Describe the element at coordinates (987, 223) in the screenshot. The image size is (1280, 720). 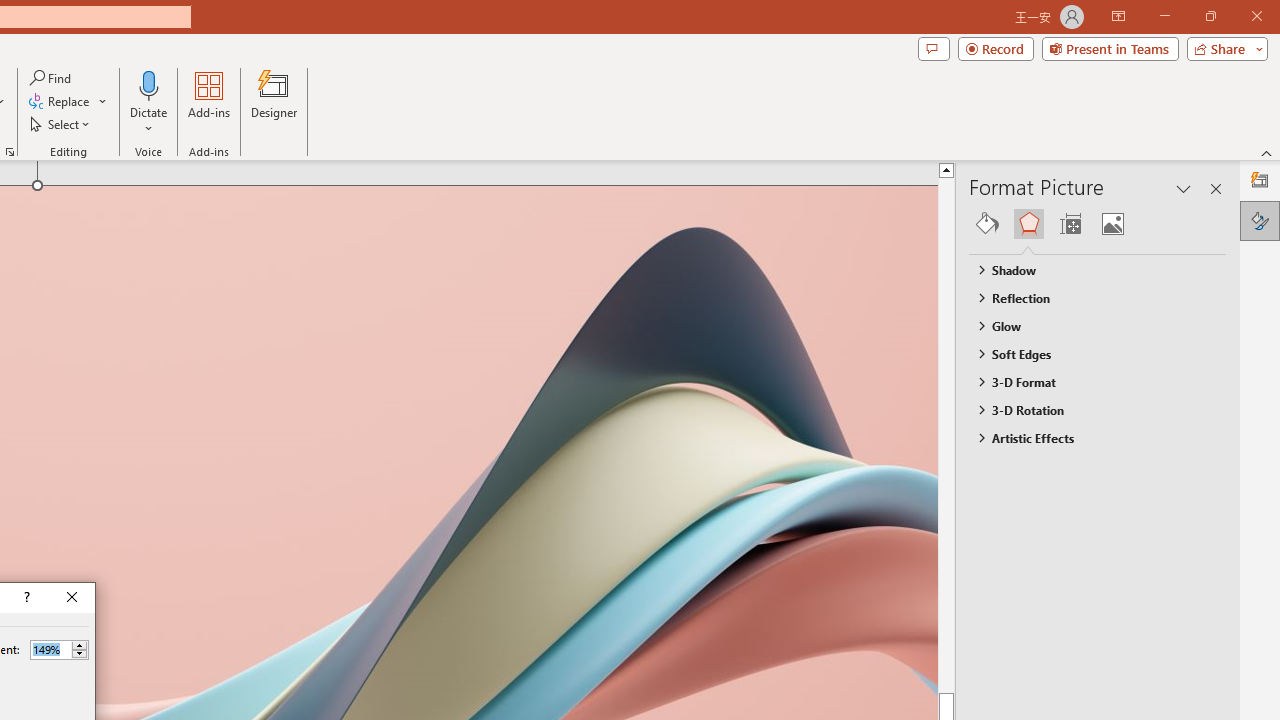
I see `'Fill & Line'` at that location.